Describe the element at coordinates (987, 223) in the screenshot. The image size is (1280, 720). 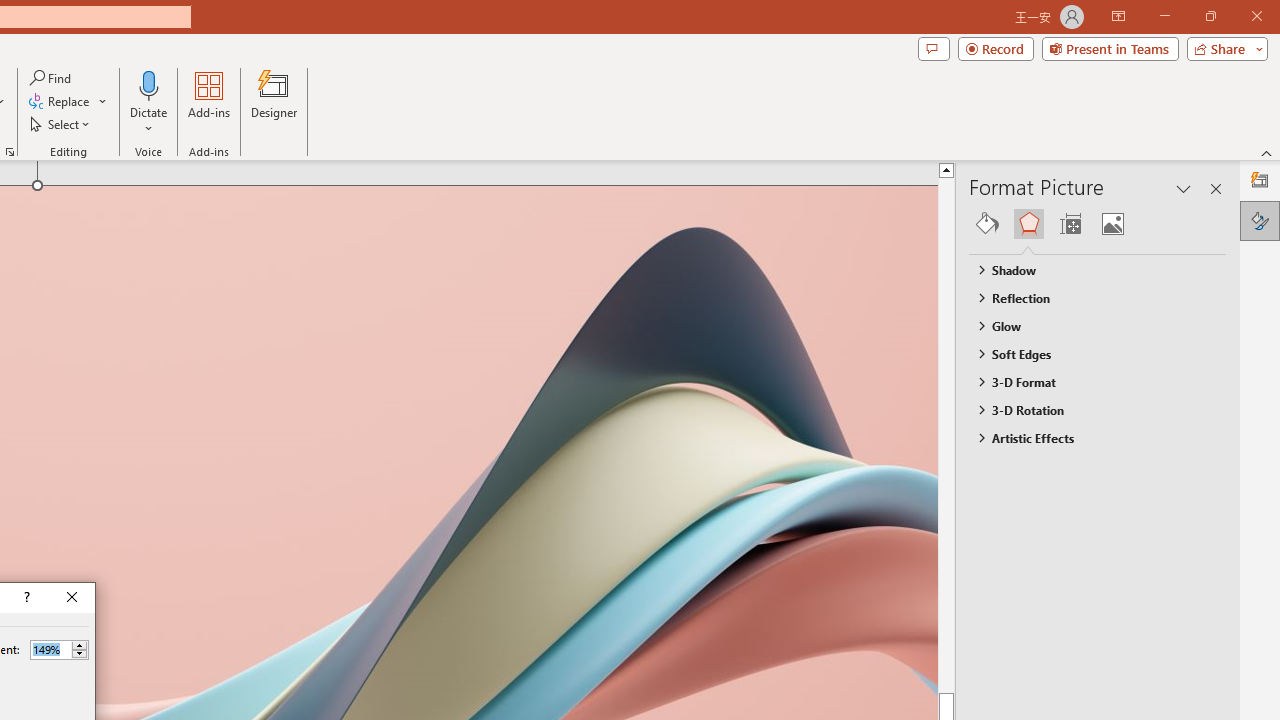
I see `'Fill & Line'` at that location.